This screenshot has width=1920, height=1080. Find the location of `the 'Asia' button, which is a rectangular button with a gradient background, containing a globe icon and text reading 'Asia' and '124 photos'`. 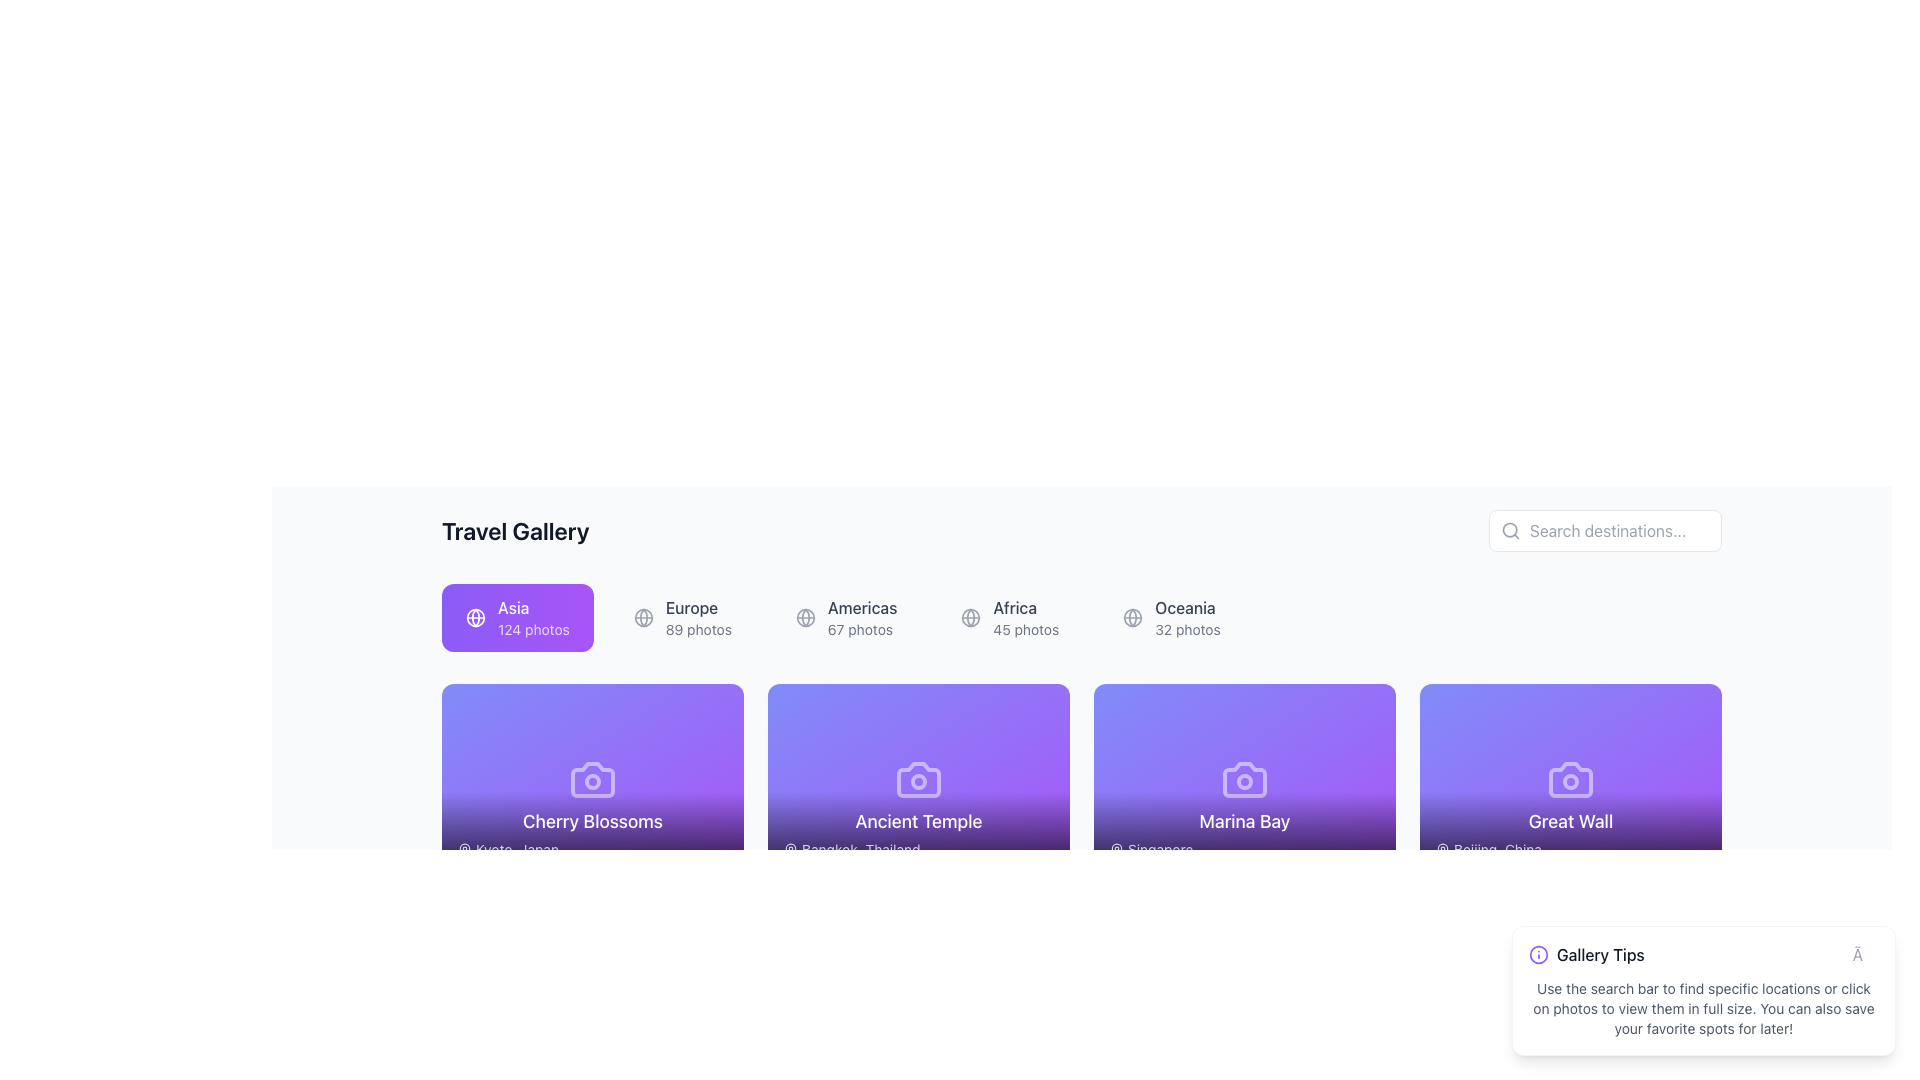

the 'Asia' button, which is a rectangular button with a gradient background, containing a globe icon and text reading 'Asia' and '124 photos' is located at coordinates (517, 616).